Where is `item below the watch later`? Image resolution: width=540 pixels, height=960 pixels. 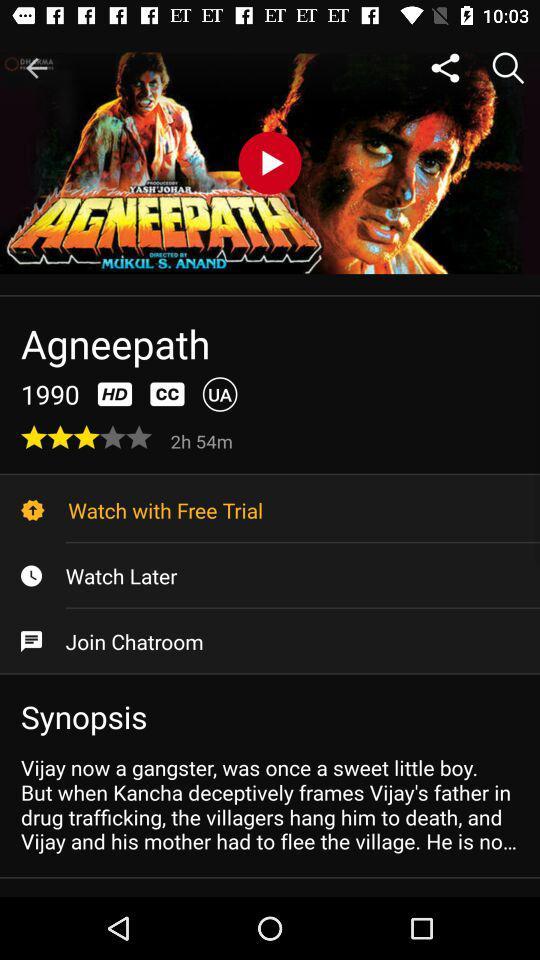
item below the watch later is located at coordinates (270, 640).